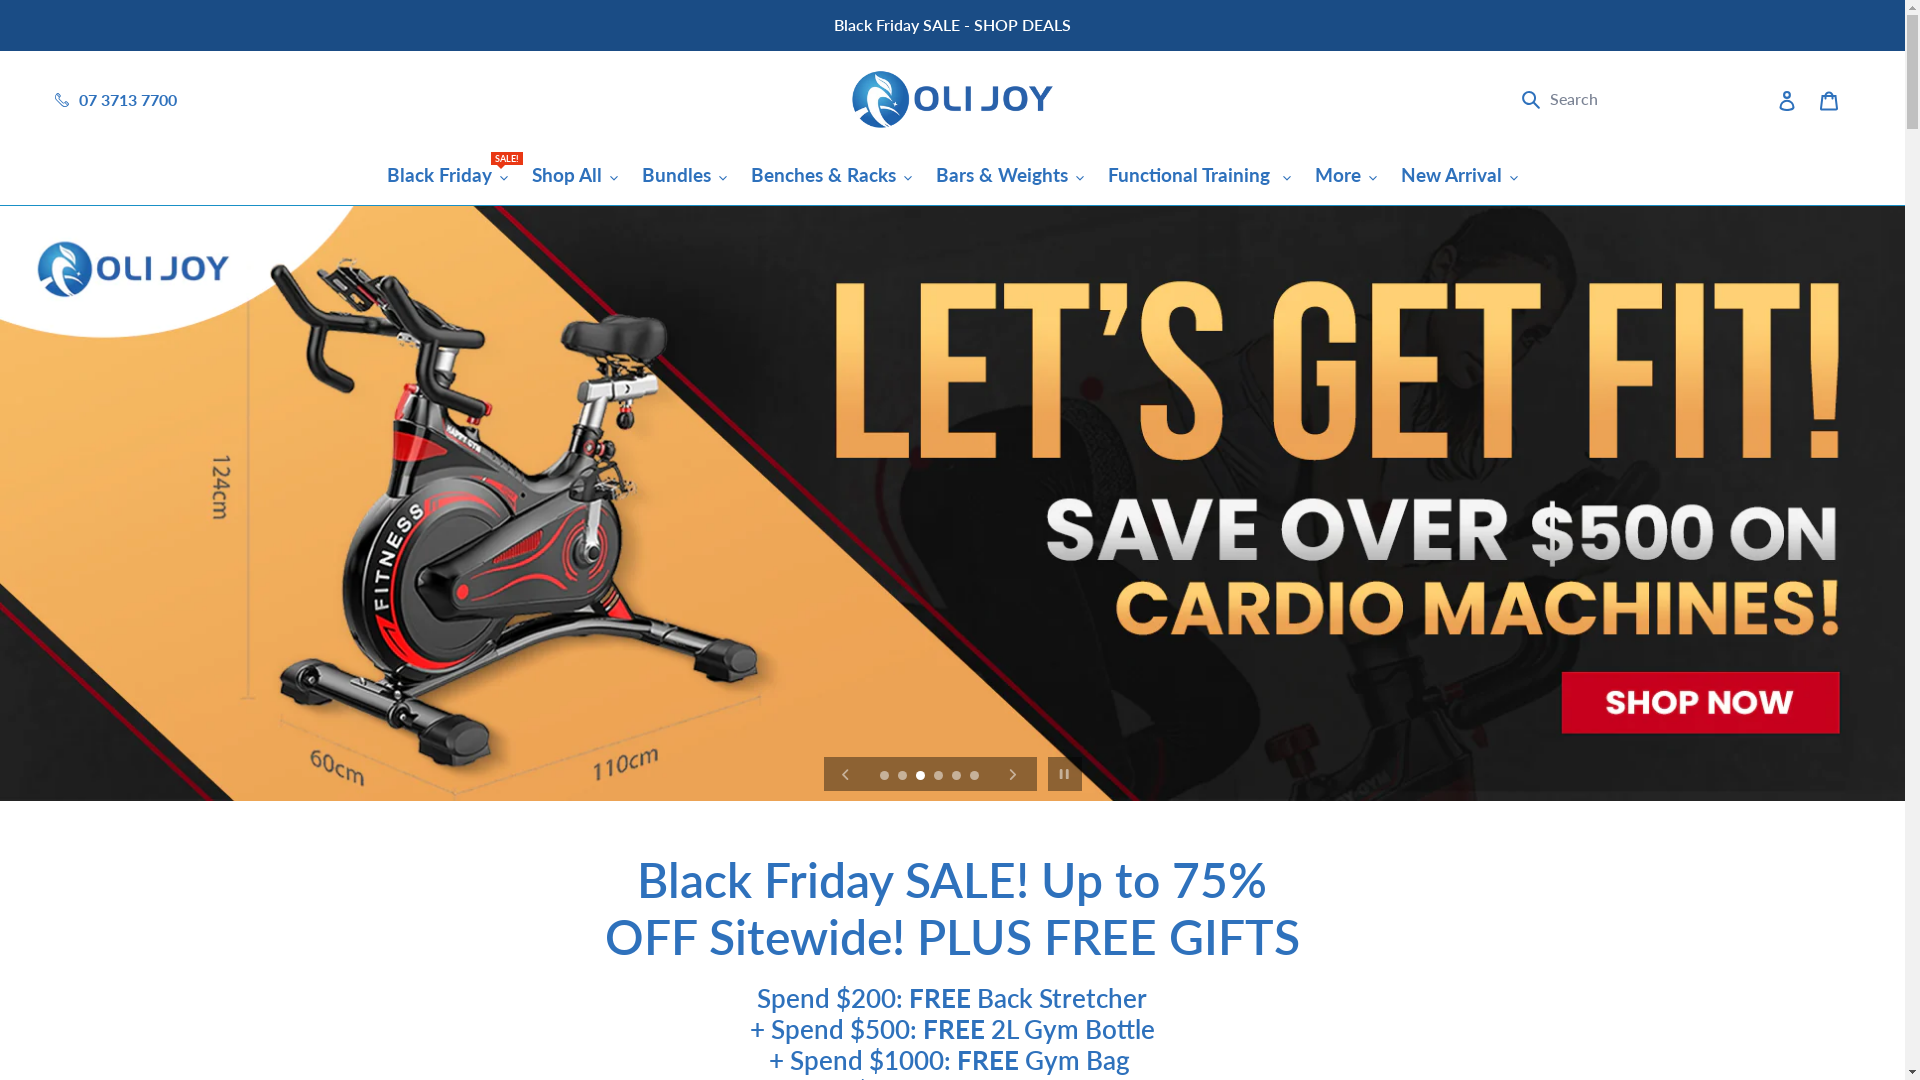 The height and width of the screenshot is (1080, 1920). What do you see at coordinates (1345, 174) in the screenshot?
I see `'More'` at bounding box center [1345, 174].